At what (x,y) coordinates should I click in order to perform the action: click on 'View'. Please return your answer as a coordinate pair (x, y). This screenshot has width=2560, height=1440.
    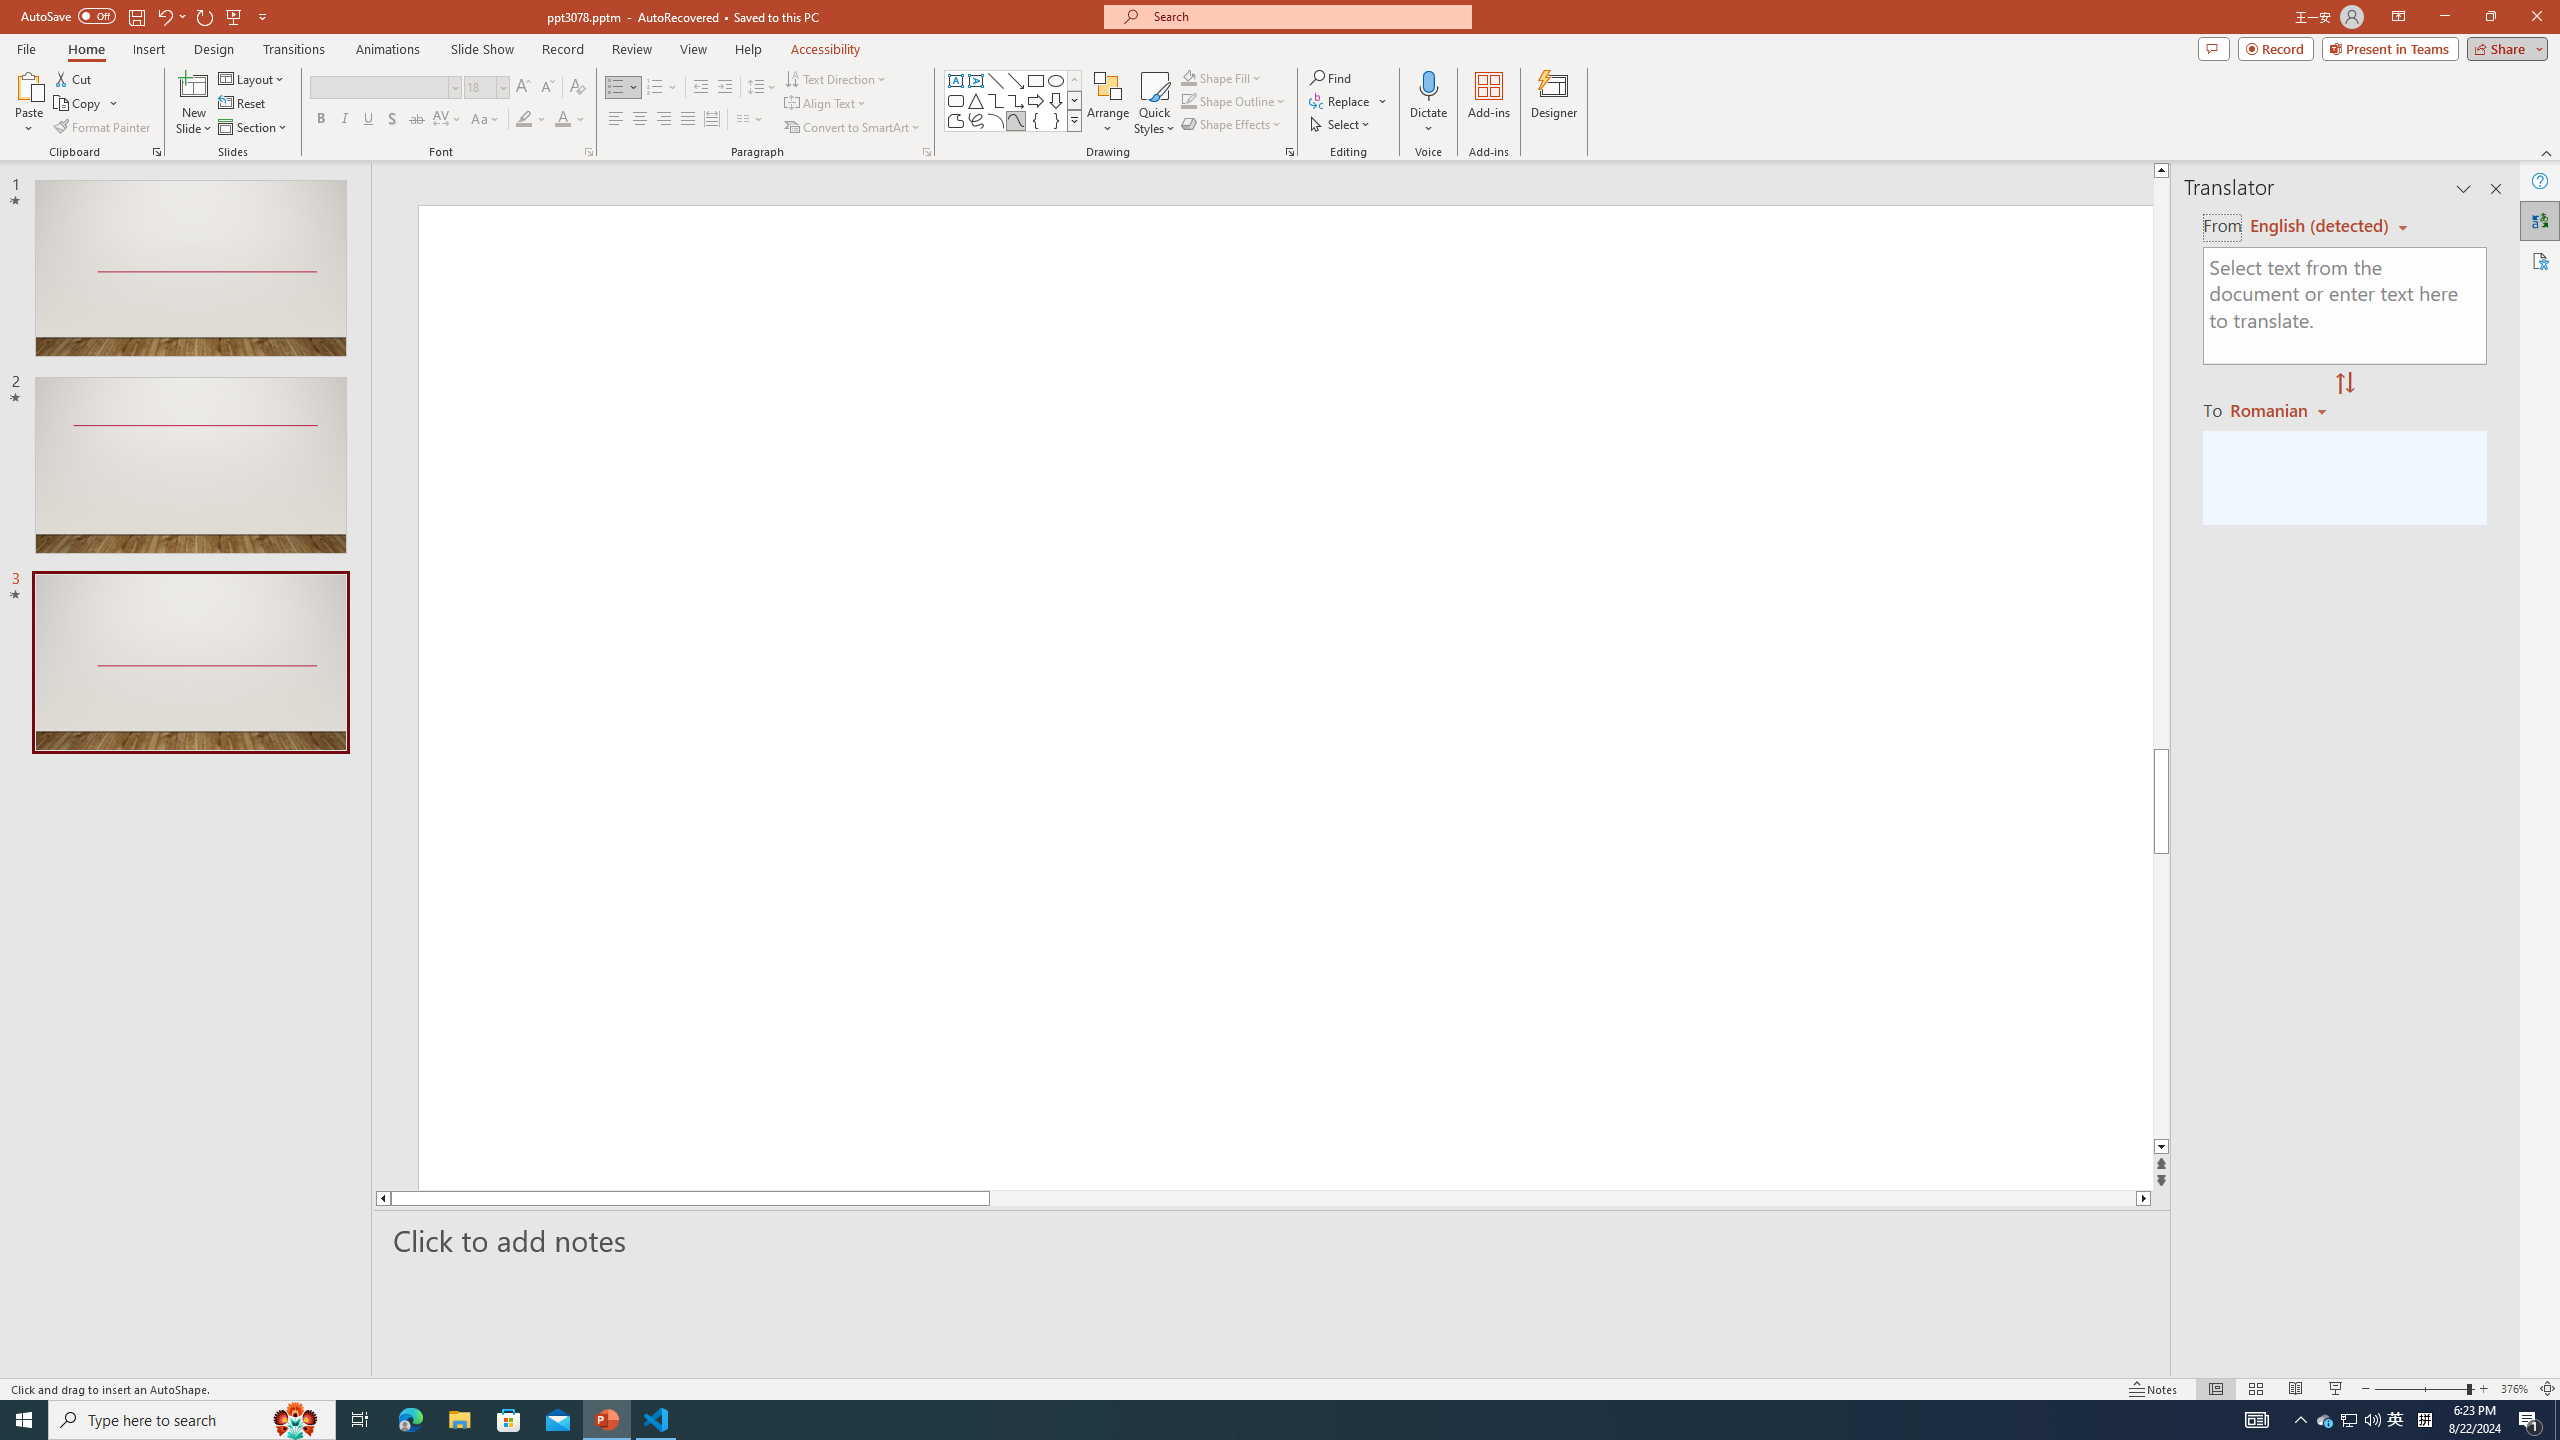
    Looking at the image, I should click on (694, 49).